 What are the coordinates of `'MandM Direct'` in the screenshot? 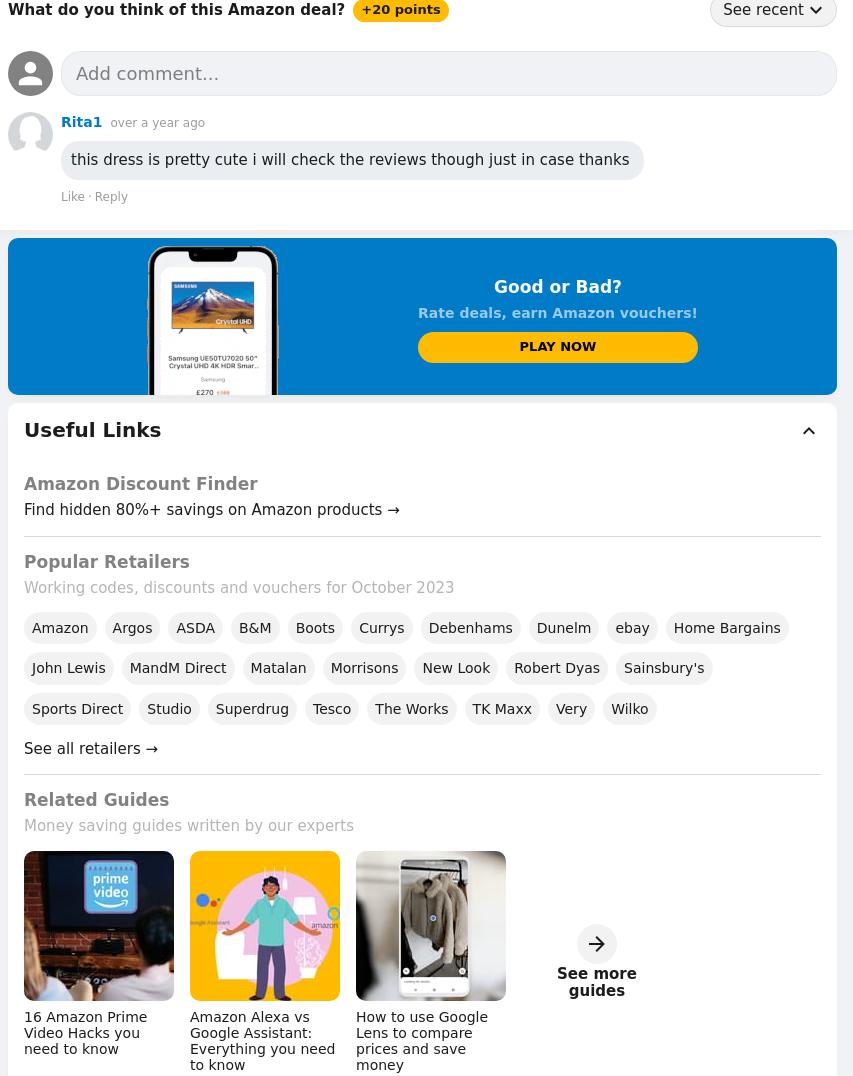 It's located at (177, 666).